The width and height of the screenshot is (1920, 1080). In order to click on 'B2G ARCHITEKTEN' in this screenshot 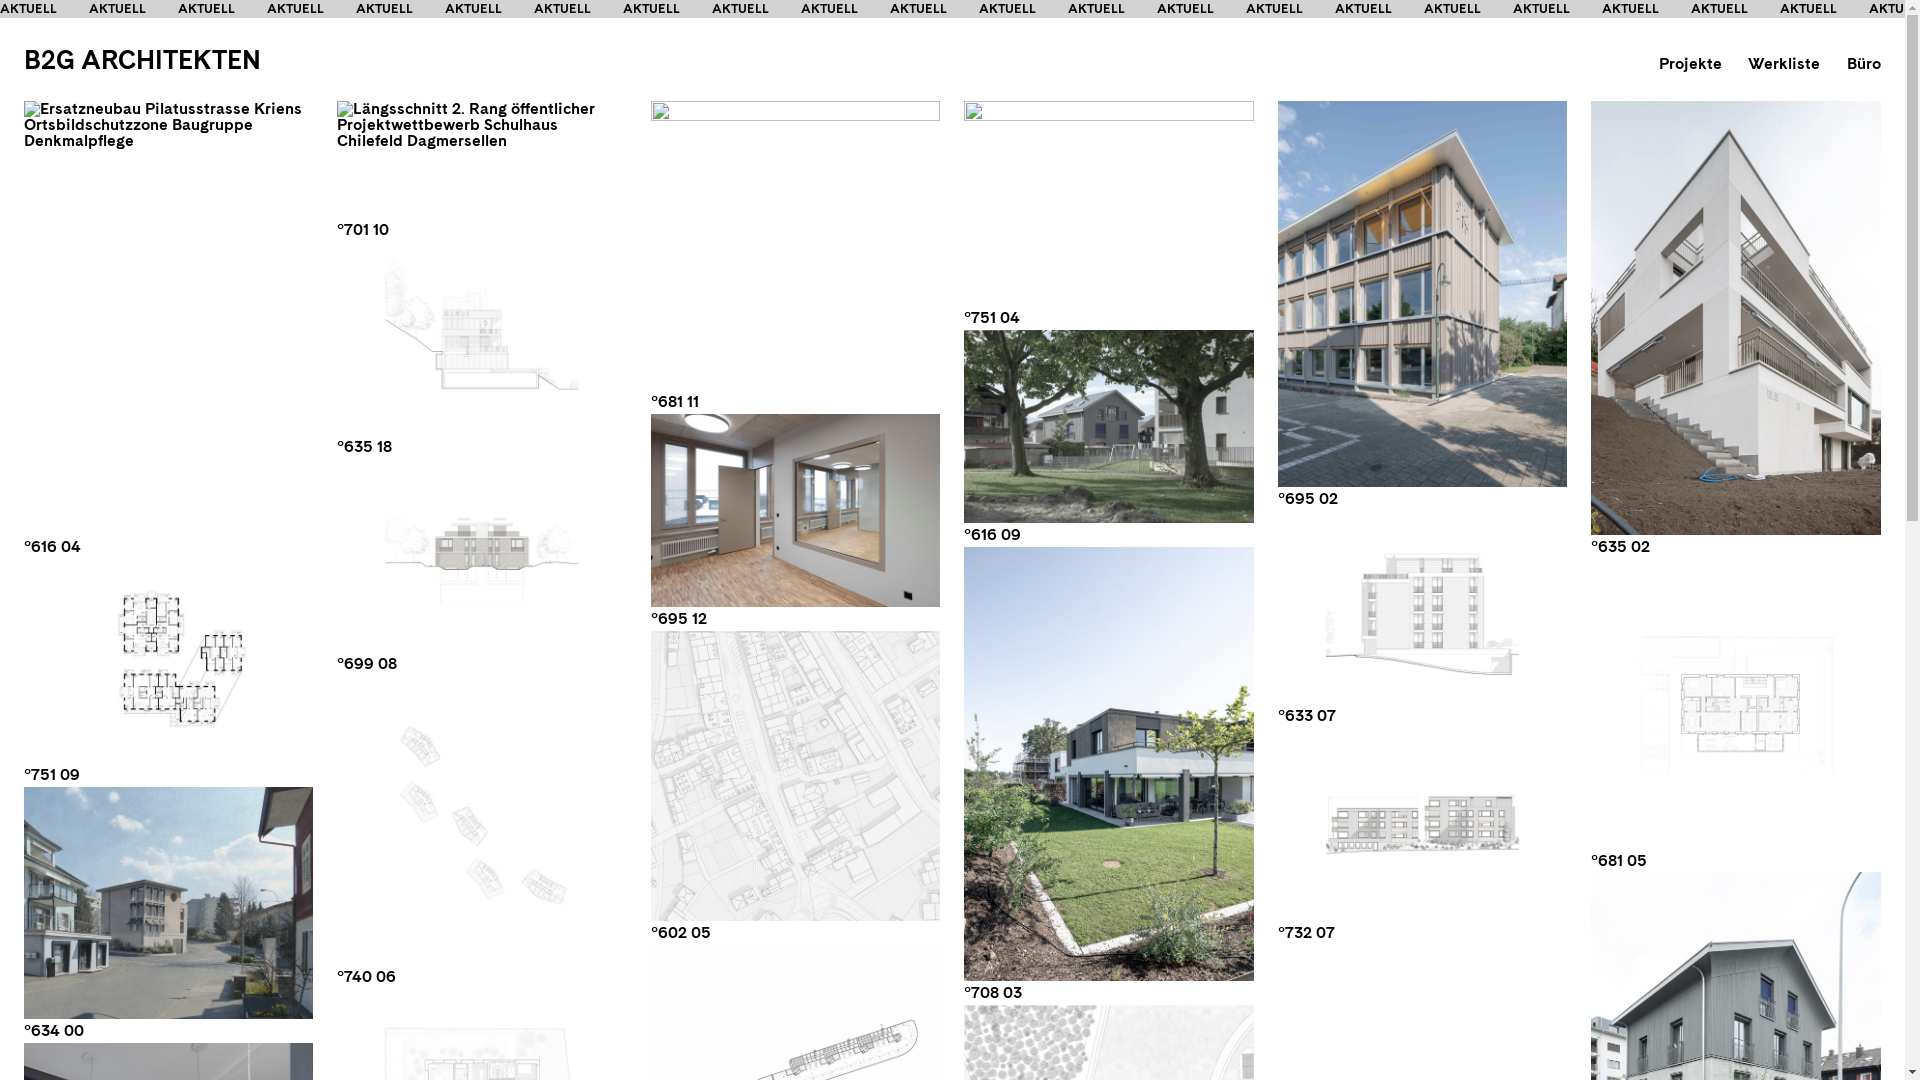, I will do `click(141, 58)`.